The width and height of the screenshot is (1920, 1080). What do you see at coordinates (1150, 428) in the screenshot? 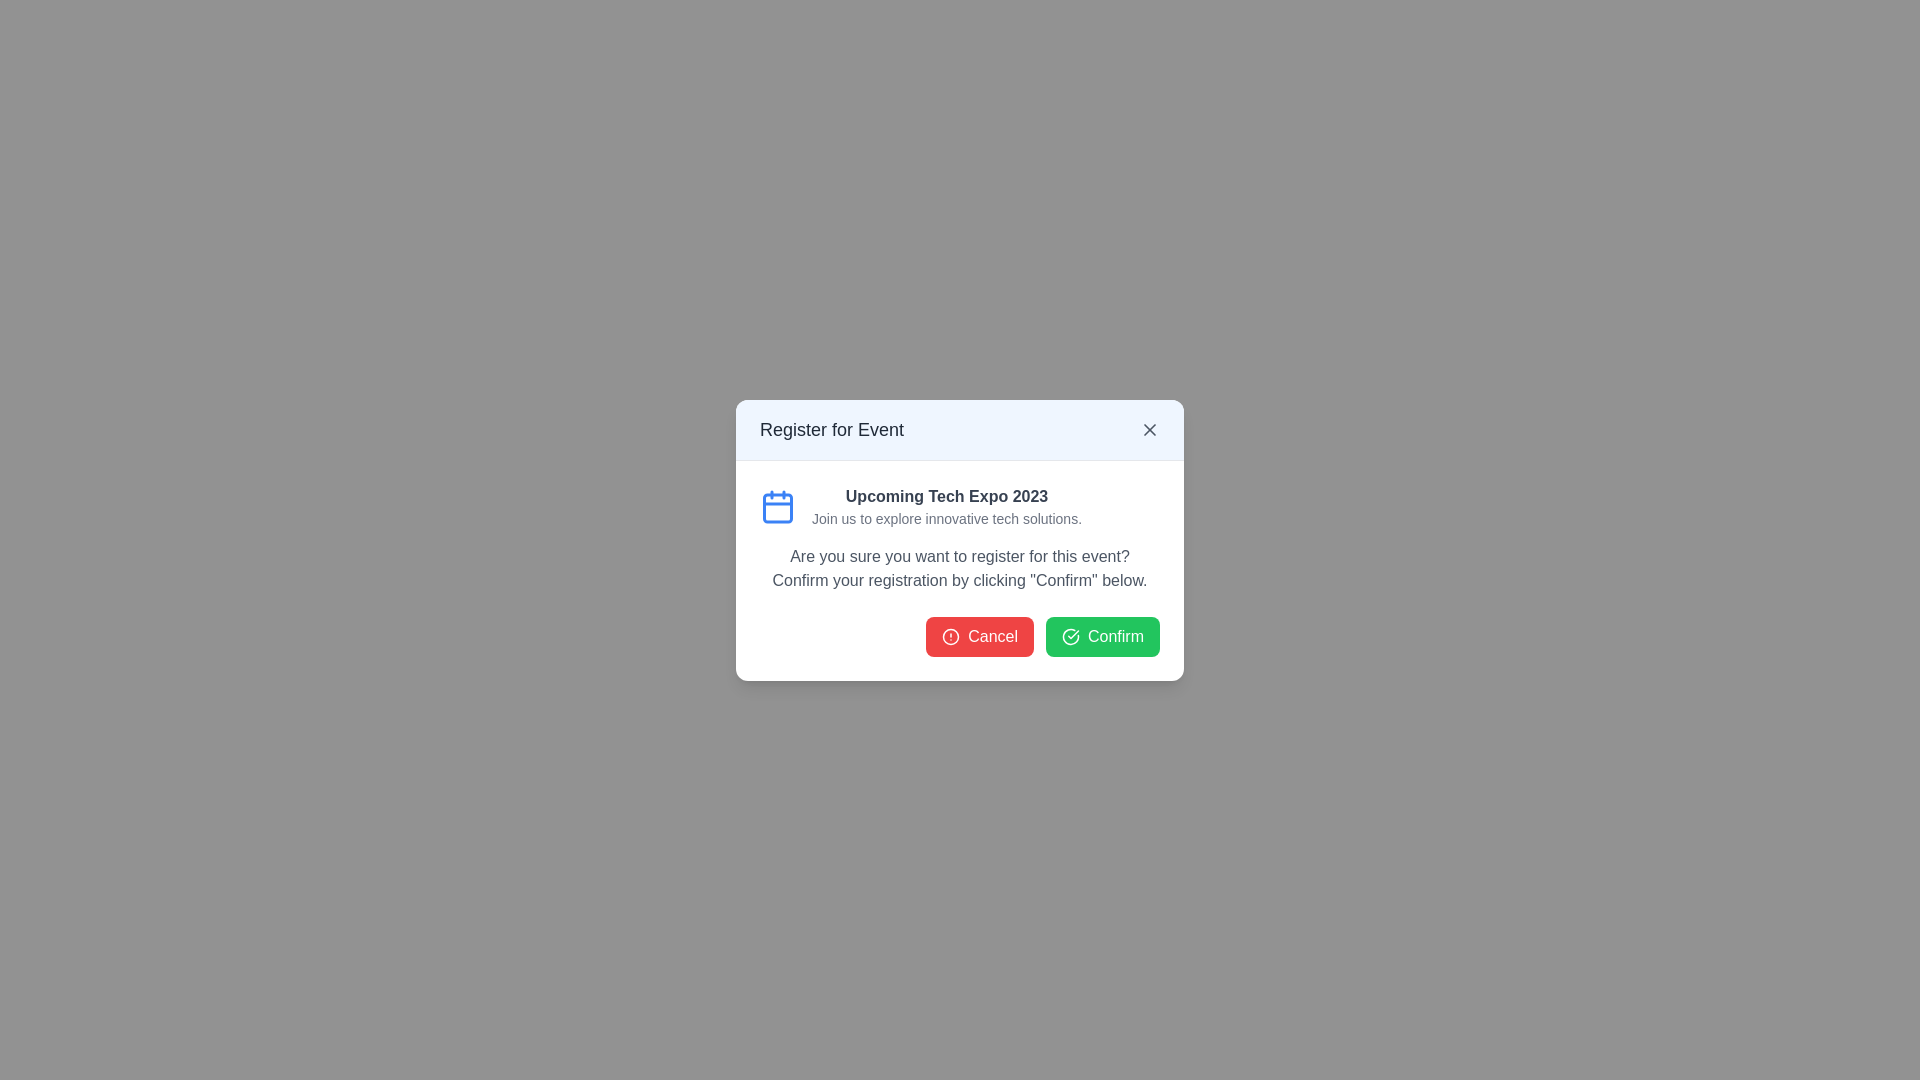
I see `the close button icon, which is an 'X'-shaped icon located at the top-right corner of the 'Register for Event' modal` at bounding box center [1150, 428].